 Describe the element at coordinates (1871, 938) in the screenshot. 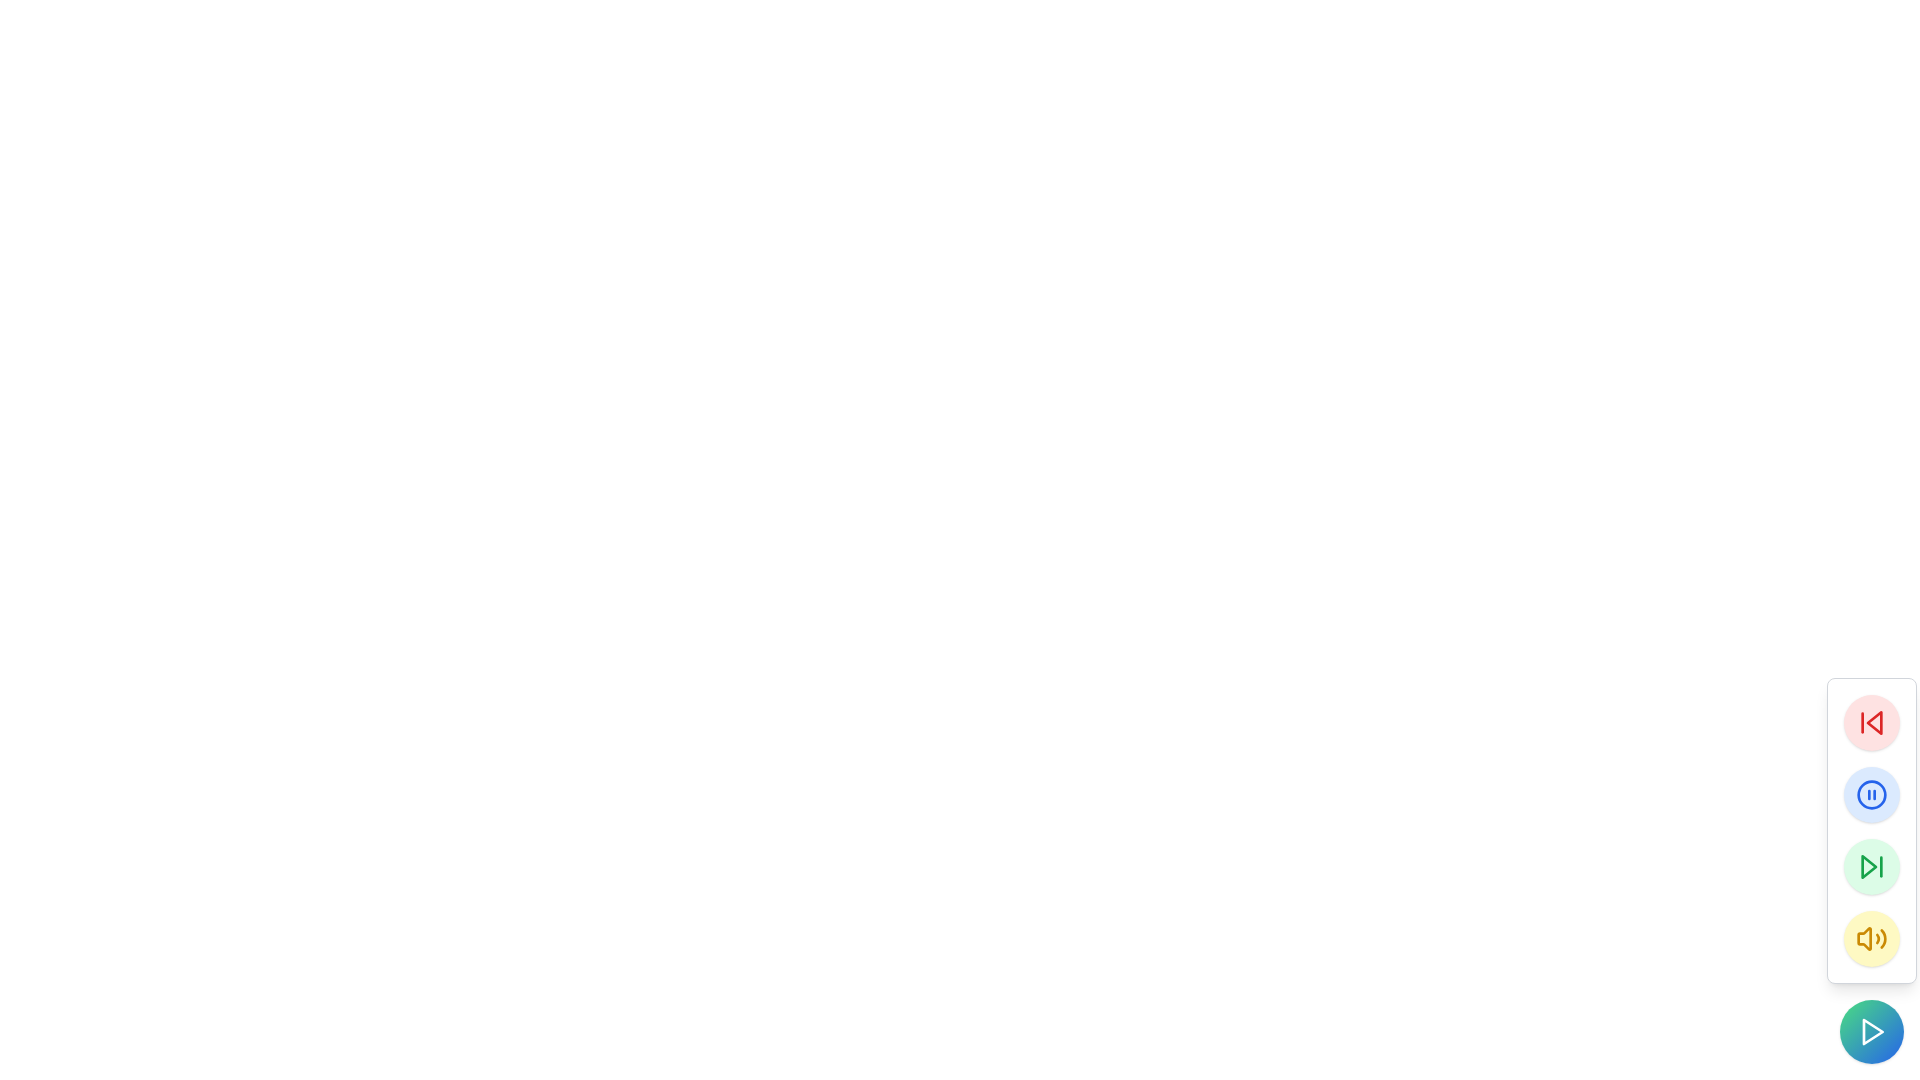

I see `the fourth circular button with a yellow background in the vertical control panel on the right side of the interface` at that location.